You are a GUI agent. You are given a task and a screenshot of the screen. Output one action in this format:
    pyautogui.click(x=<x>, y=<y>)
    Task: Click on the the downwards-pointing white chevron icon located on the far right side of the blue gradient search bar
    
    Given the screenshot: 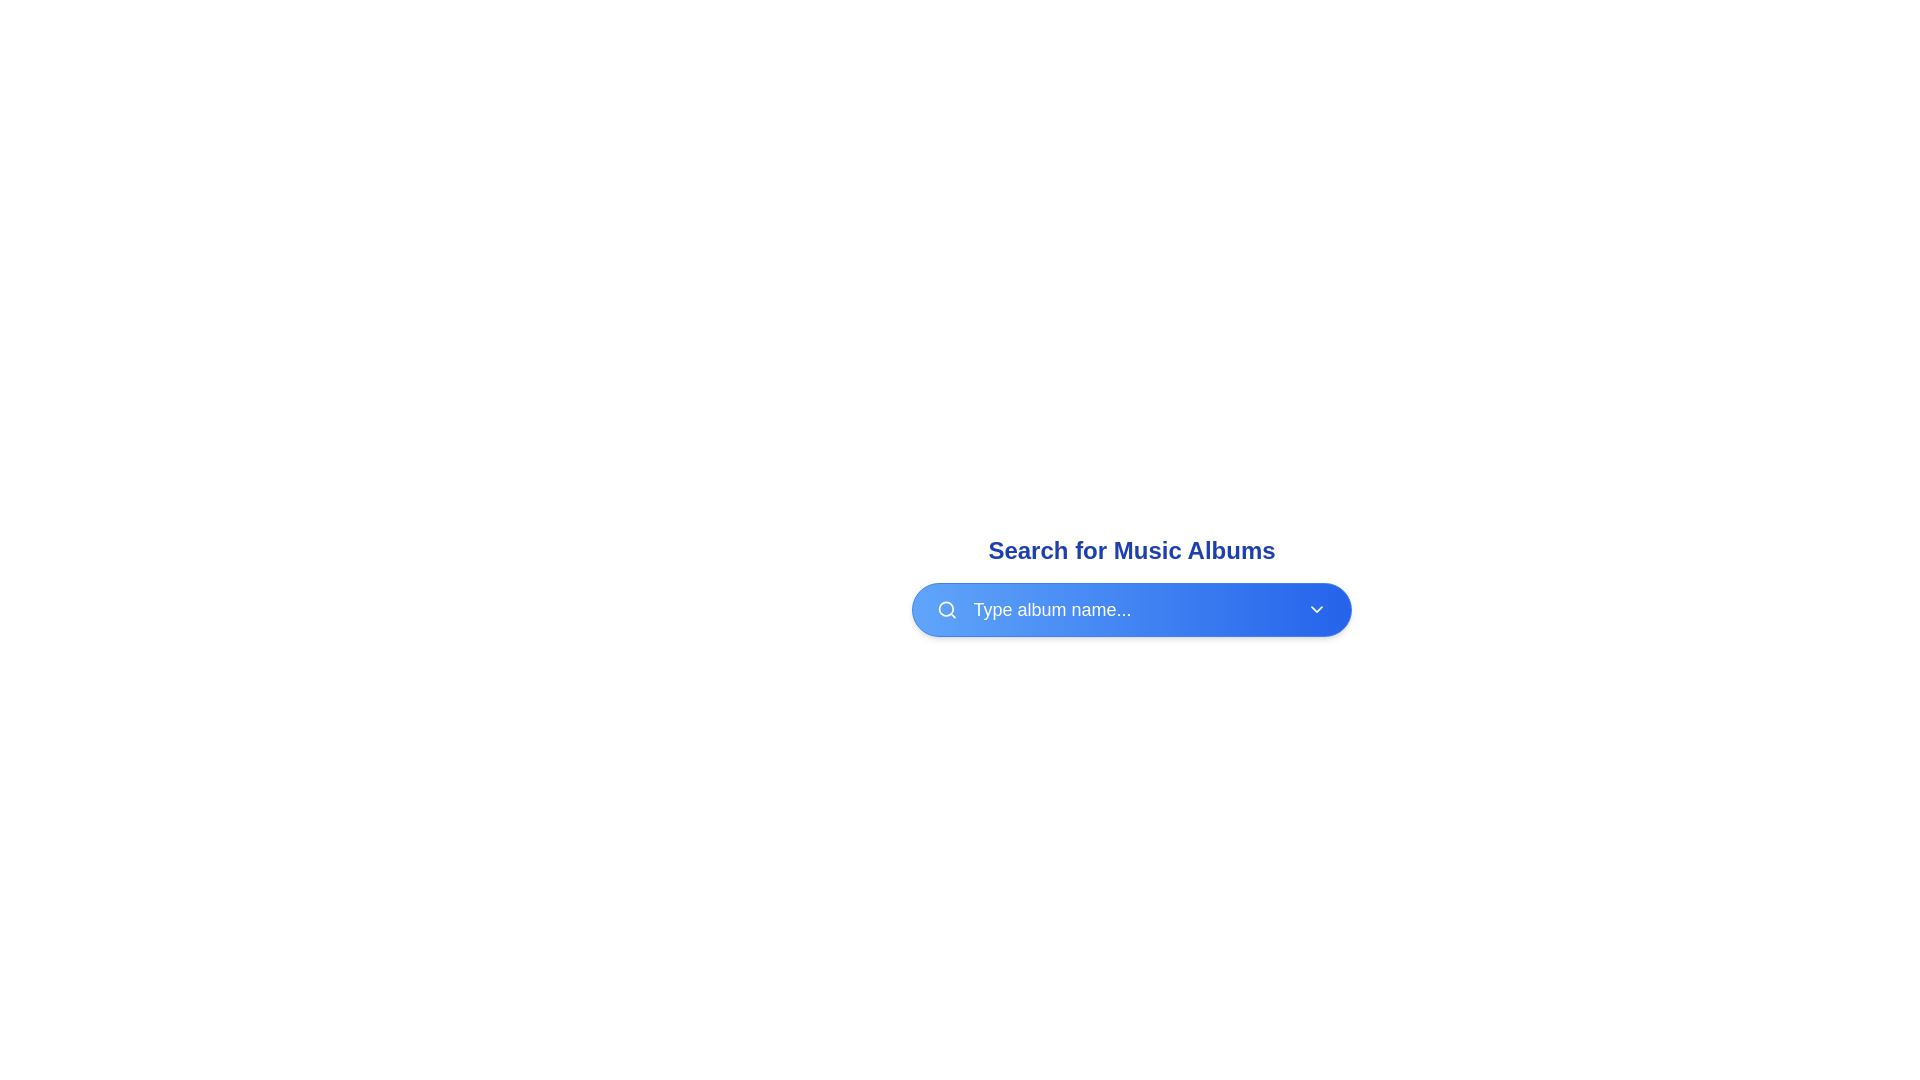 What is the action you would take?
    pyautogui.click(x=1316, y=608)
    